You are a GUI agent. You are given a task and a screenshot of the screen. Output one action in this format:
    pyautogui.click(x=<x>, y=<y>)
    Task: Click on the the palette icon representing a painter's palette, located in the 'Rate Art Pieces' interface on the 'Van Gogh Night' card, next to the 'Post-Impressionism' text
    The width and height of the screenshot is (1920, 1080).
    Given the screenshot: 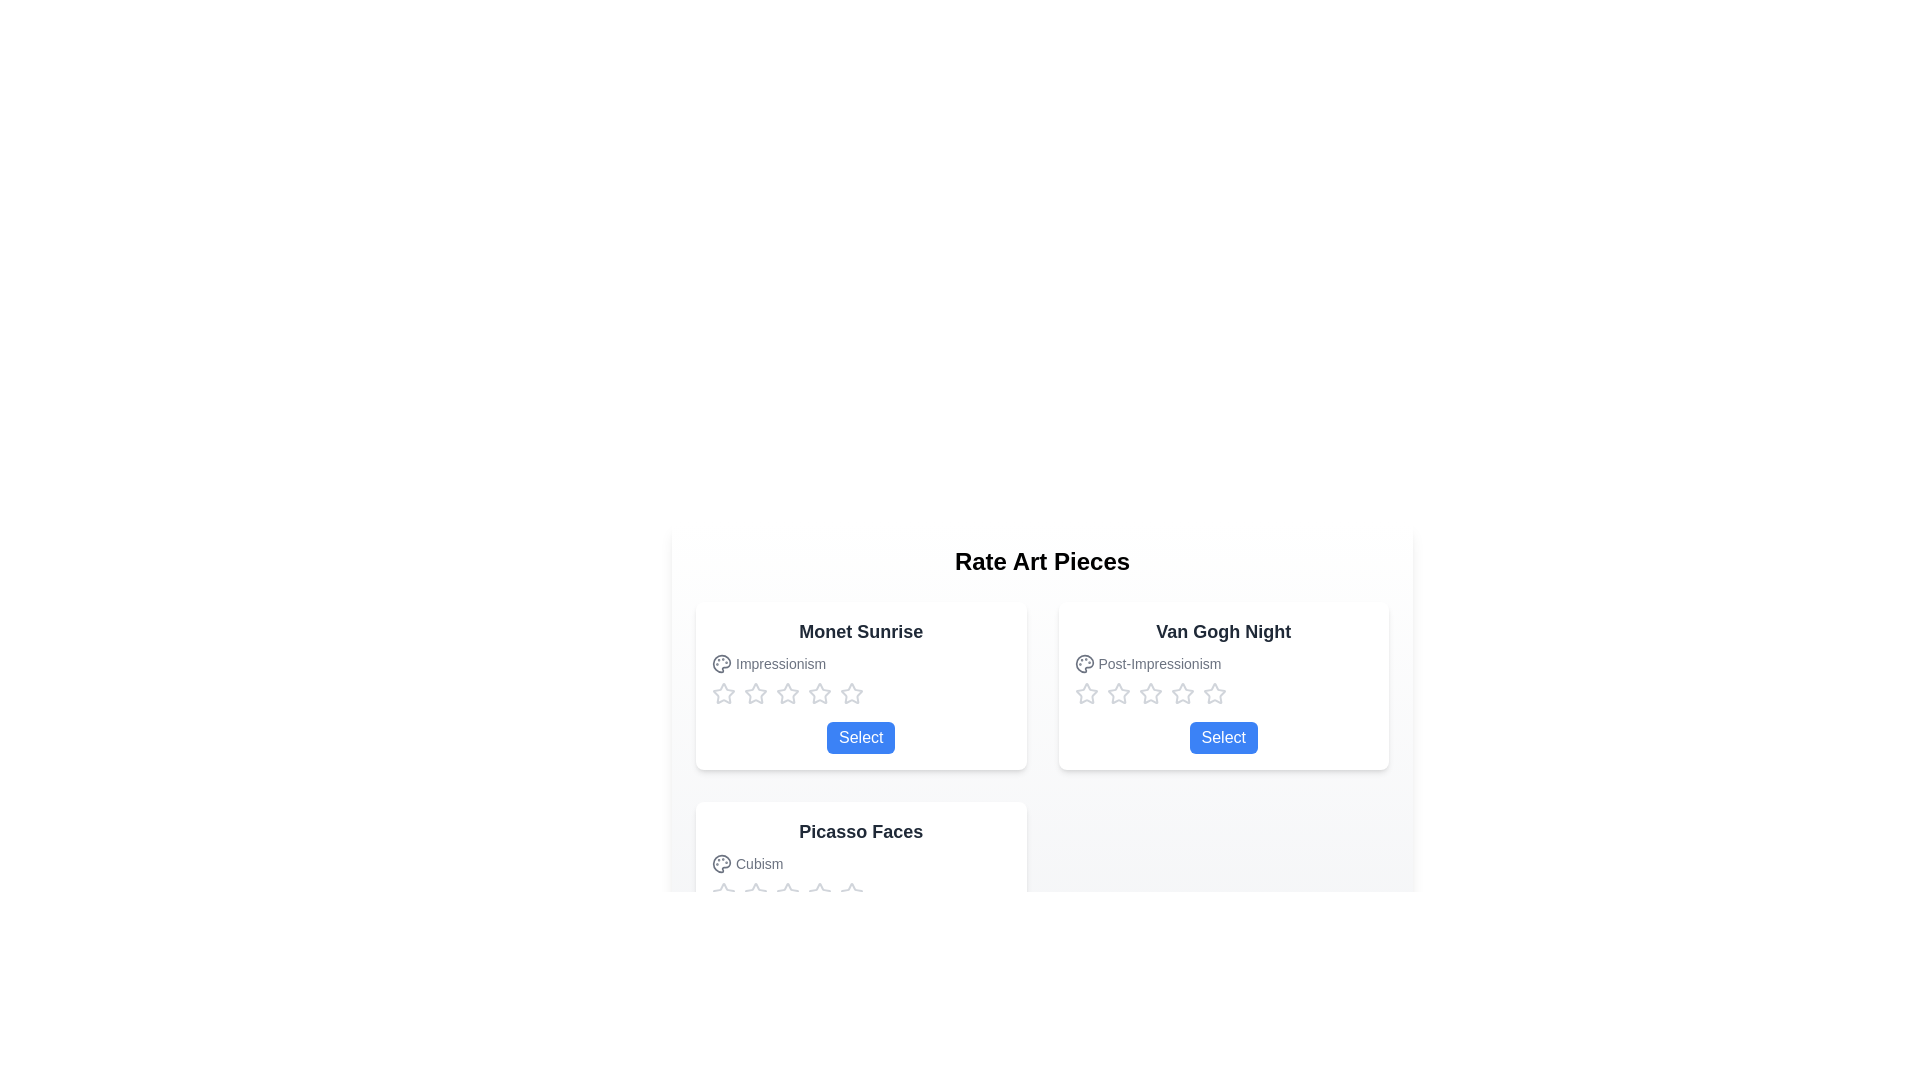 What is the action you would take?
    pyautogui.click(x=1083, y=663)
    